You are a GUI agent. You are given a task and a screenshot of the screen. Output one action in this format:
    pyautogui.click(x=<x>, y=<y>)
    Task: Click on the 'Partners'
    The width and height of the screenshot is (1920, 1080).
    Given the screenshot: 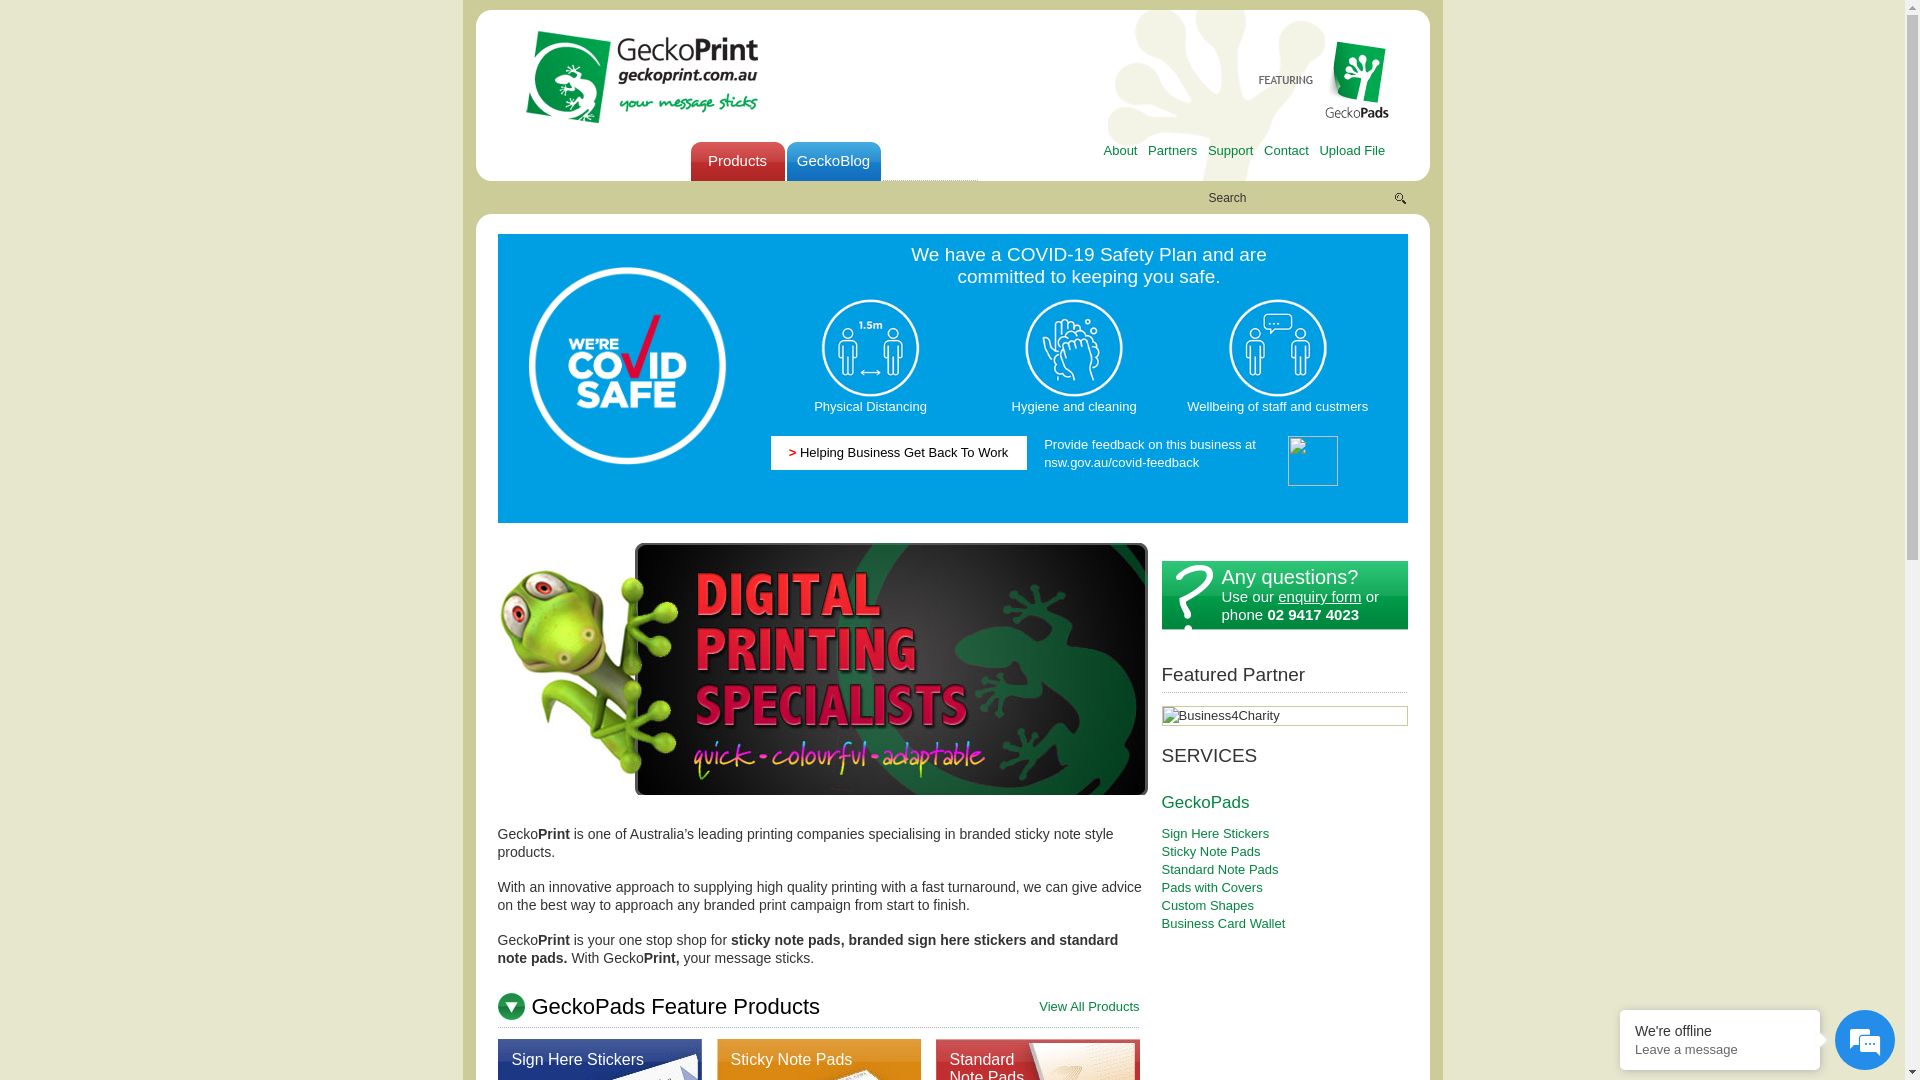 What is the action you would take?
    pyautogui.click(x=1172, y=149)
    